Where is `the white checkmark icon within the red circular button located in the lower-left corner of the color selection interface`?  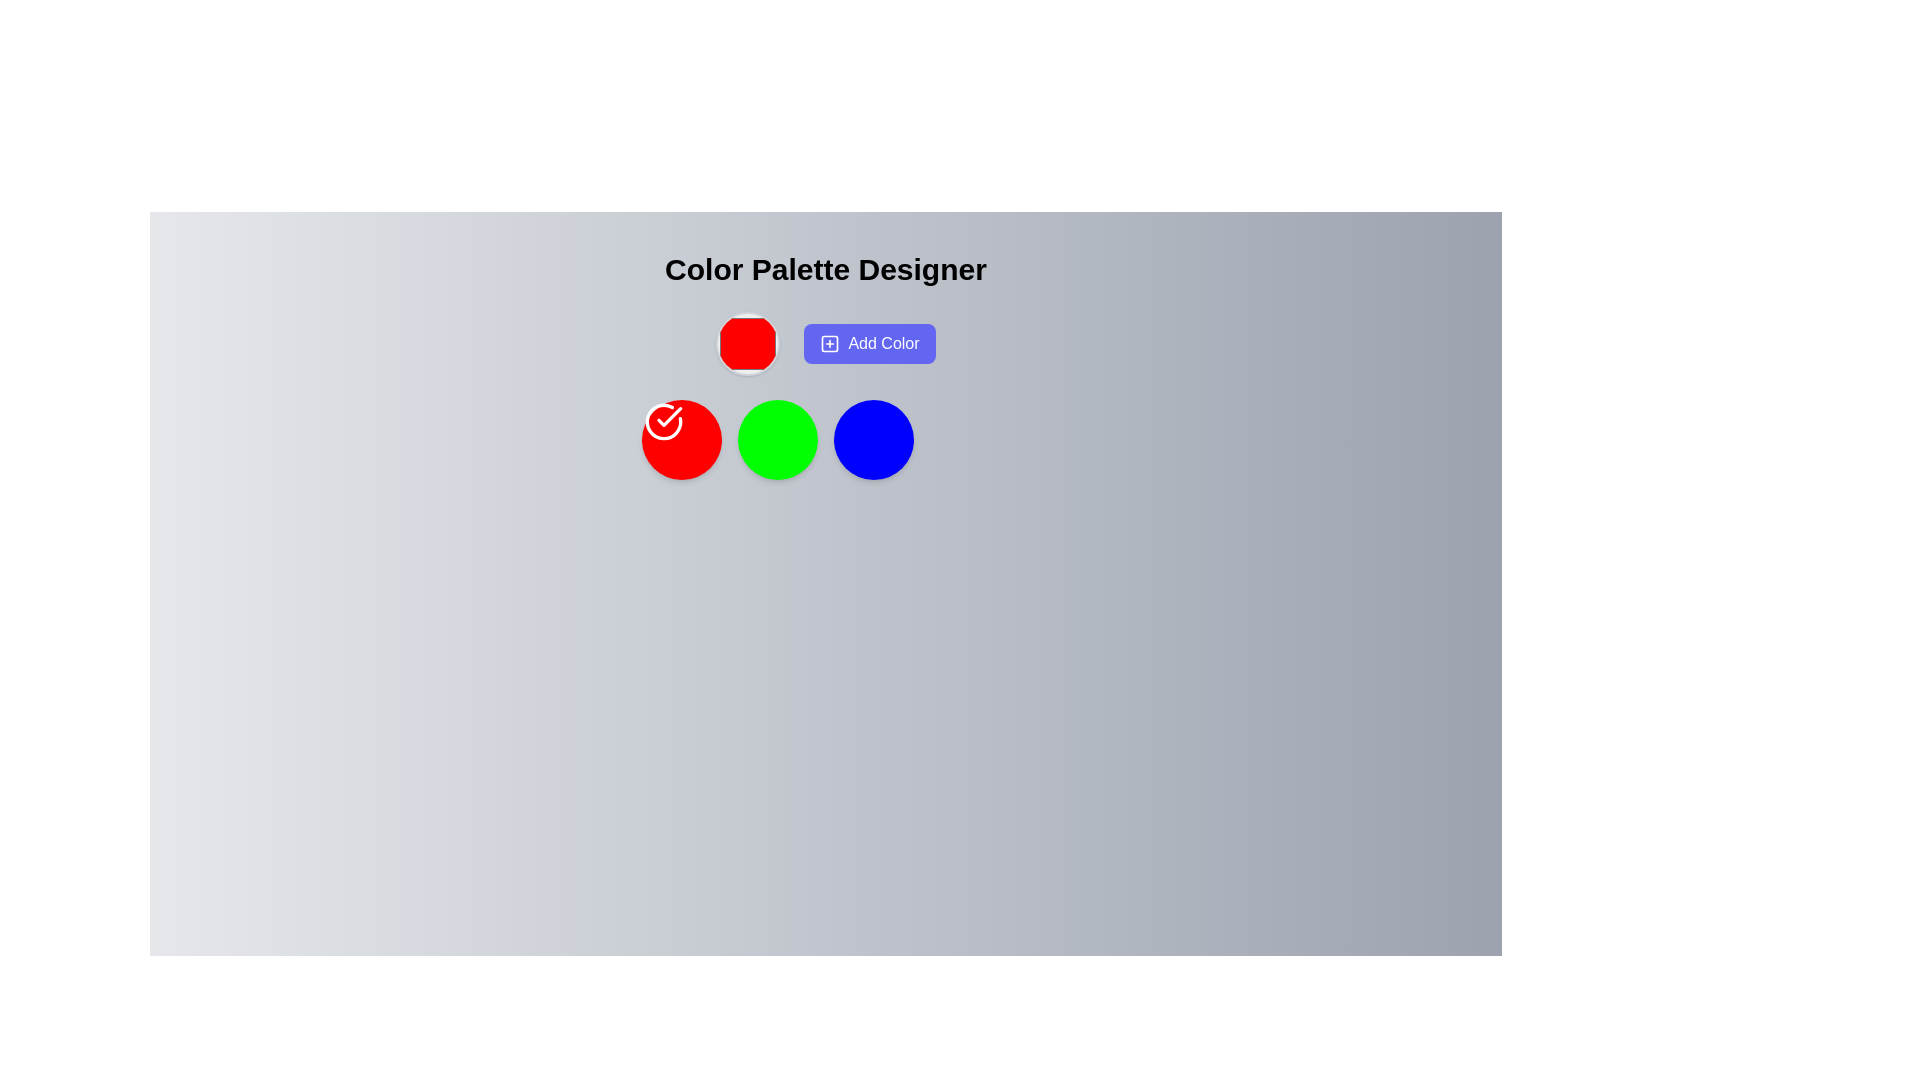 the white checkmark icon within the red circular button located in the lower-left corner of the color selection interface is located at coordinates (663, 420).